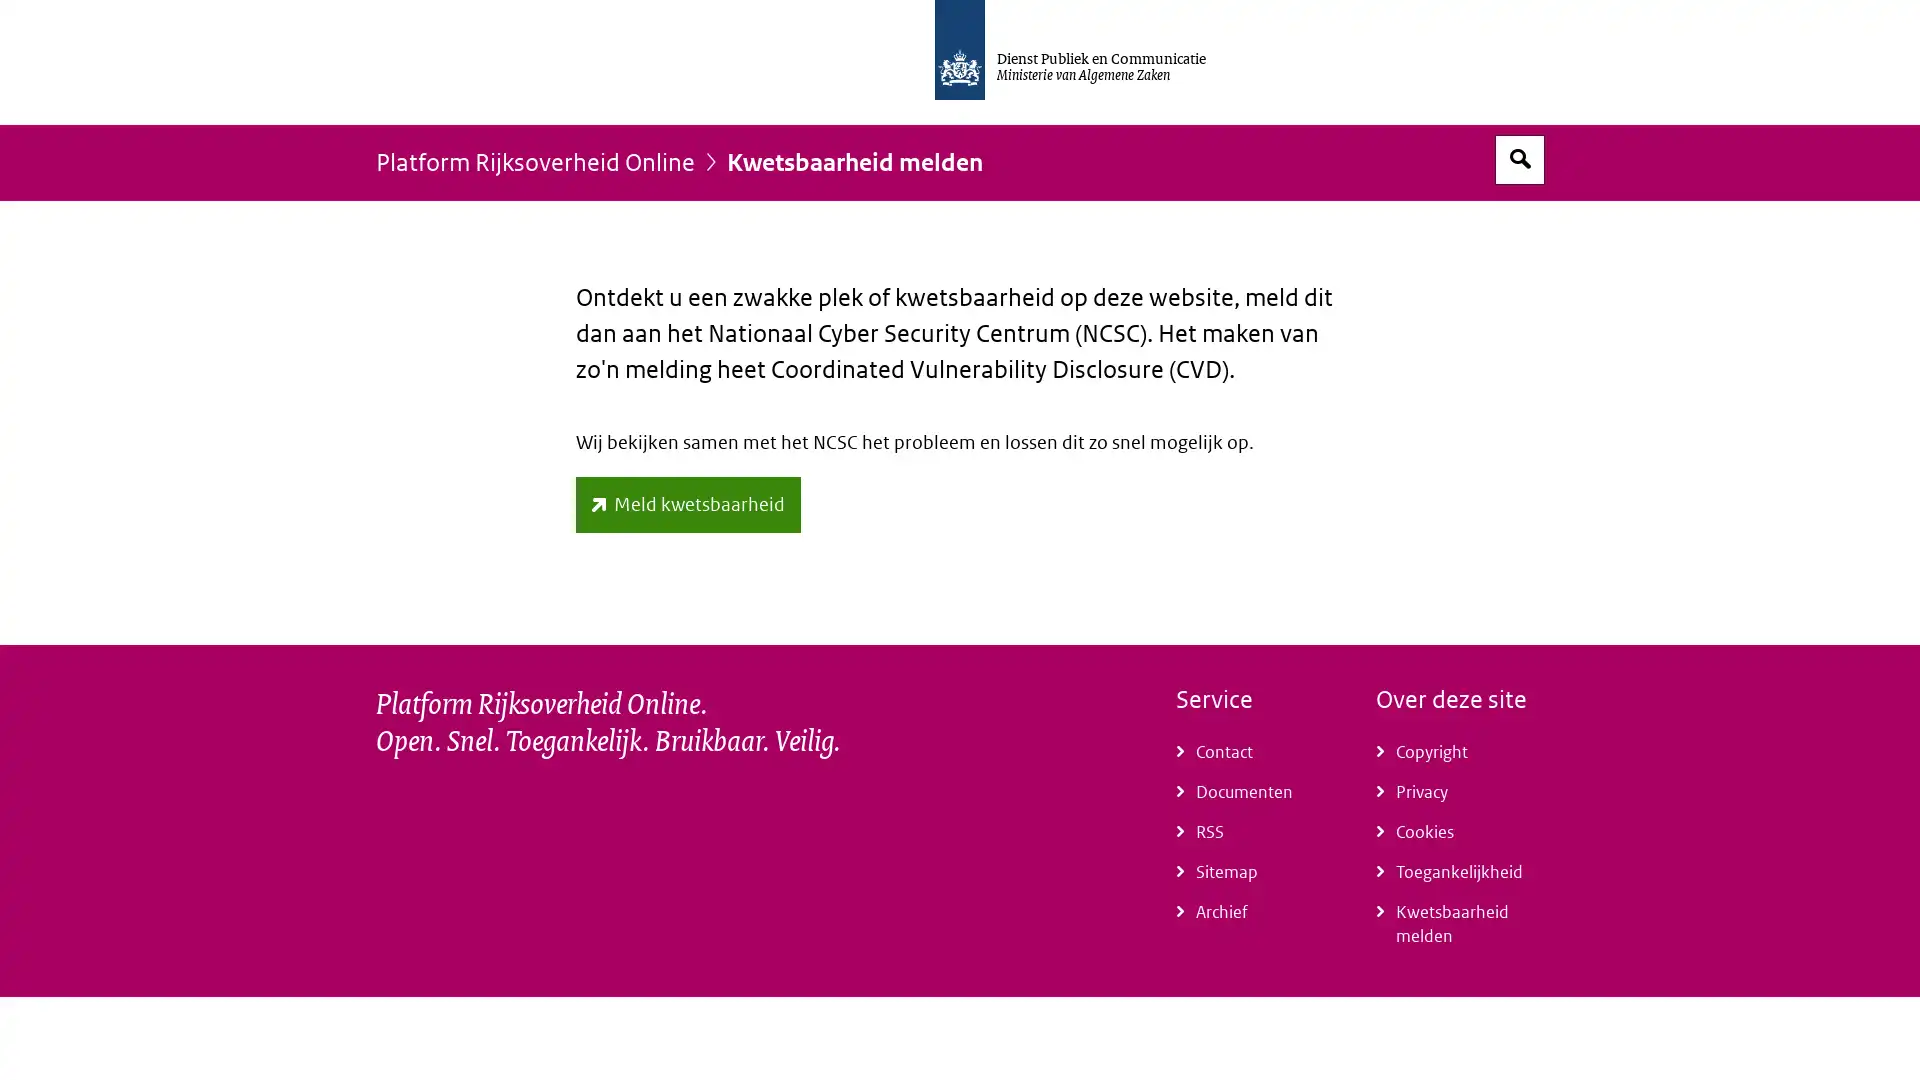  I want to click on Open zoekveld, so click(1520, 158).